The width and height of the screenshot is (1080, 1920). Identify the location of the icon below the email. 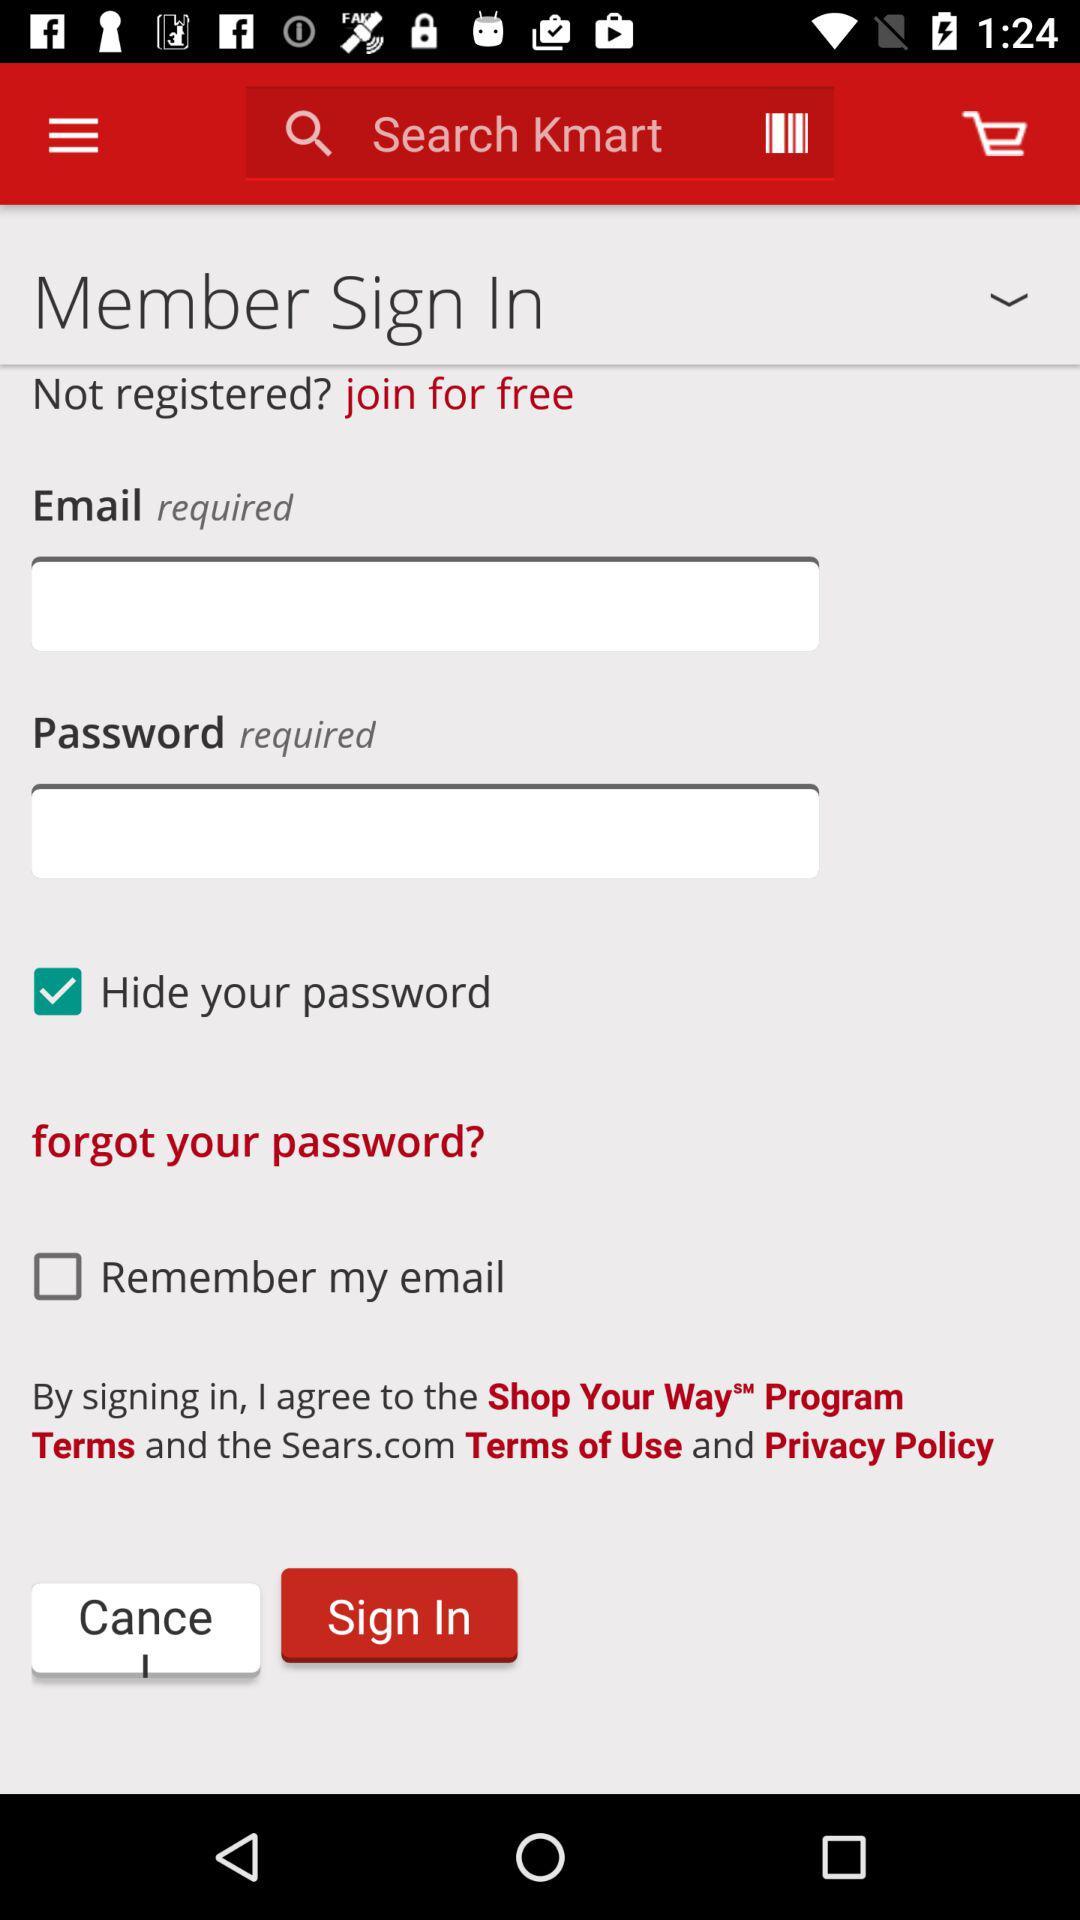
(424, 602).